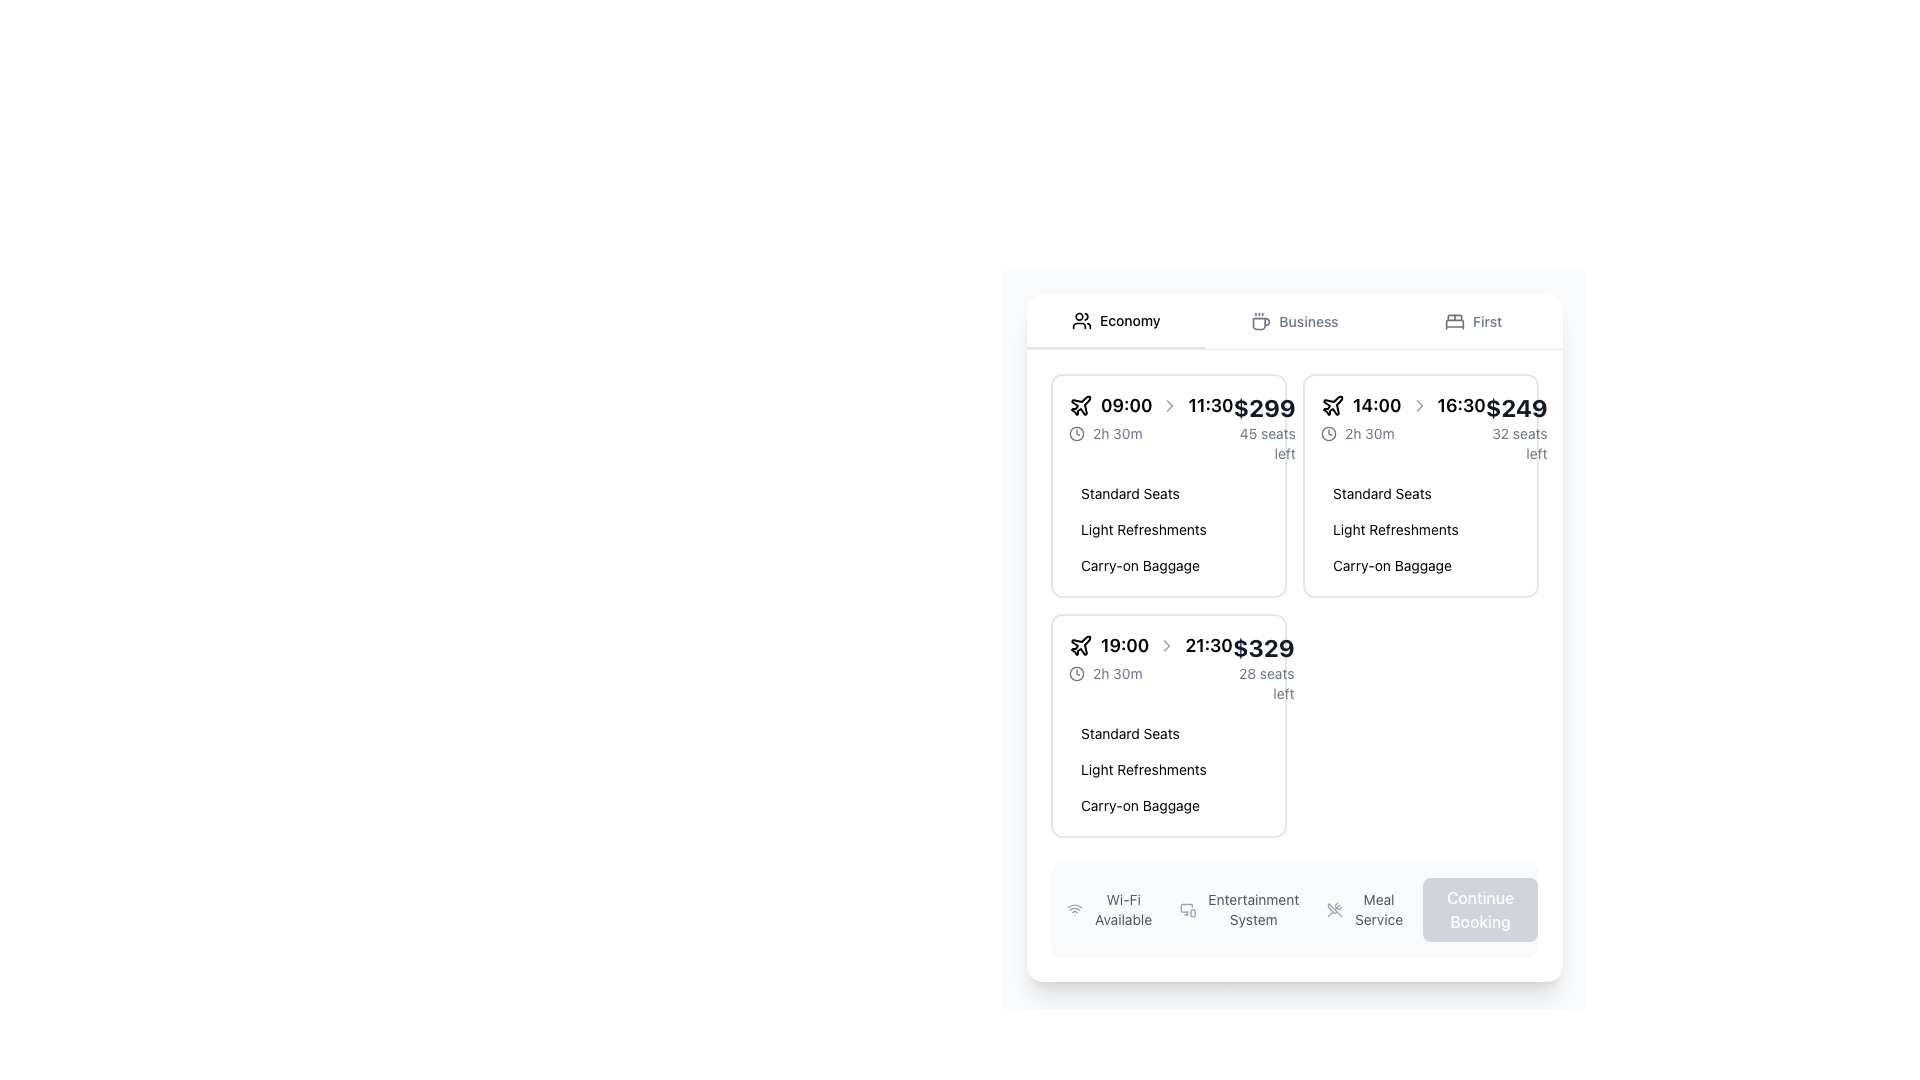  What do you see at coordinates (1394, 528) in the screenshot?
I see `the 'Light Refreshments' text label, which is styled with a light blue background and blue text, located in the flight information section under the details for the flight departing at 14:00` at bounding box center [1394, 528].